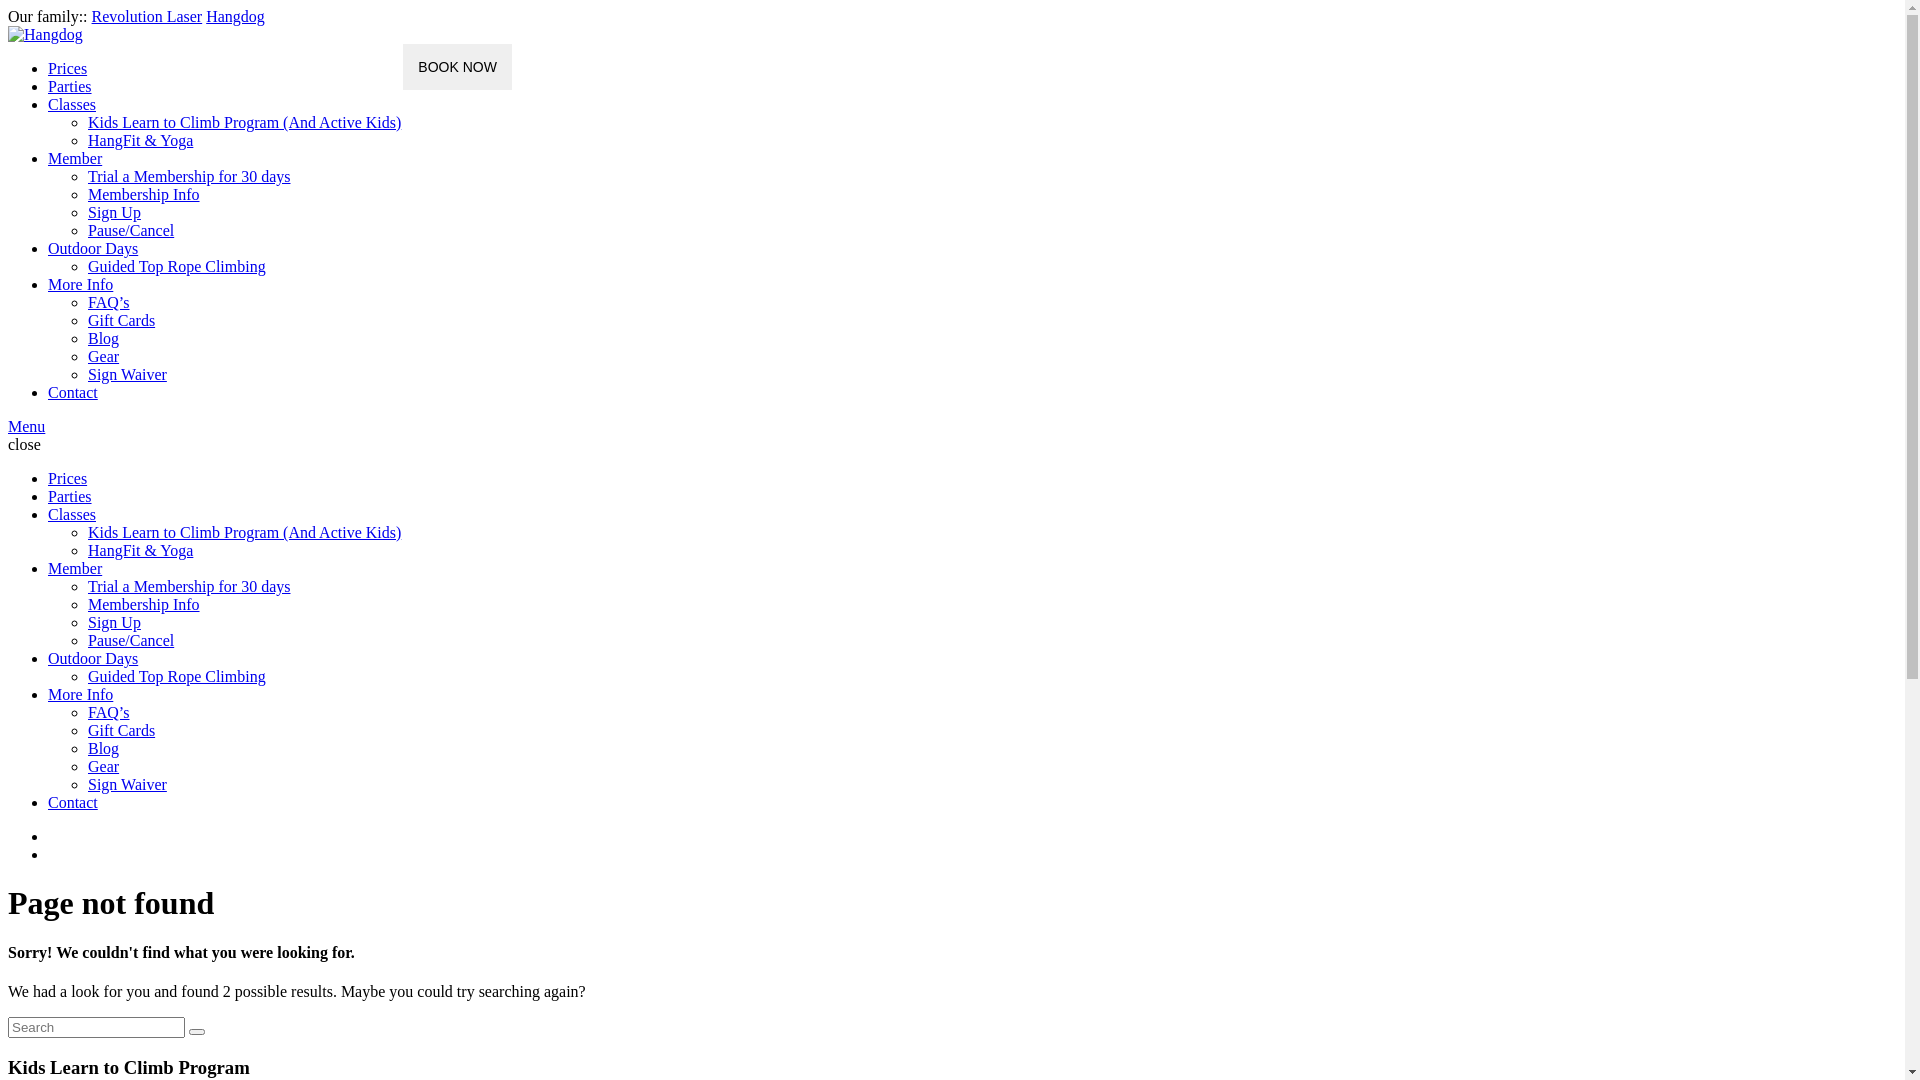  Describe the element at coordinates (75, 568) in the screenshot. I see `'Member'` at that location.